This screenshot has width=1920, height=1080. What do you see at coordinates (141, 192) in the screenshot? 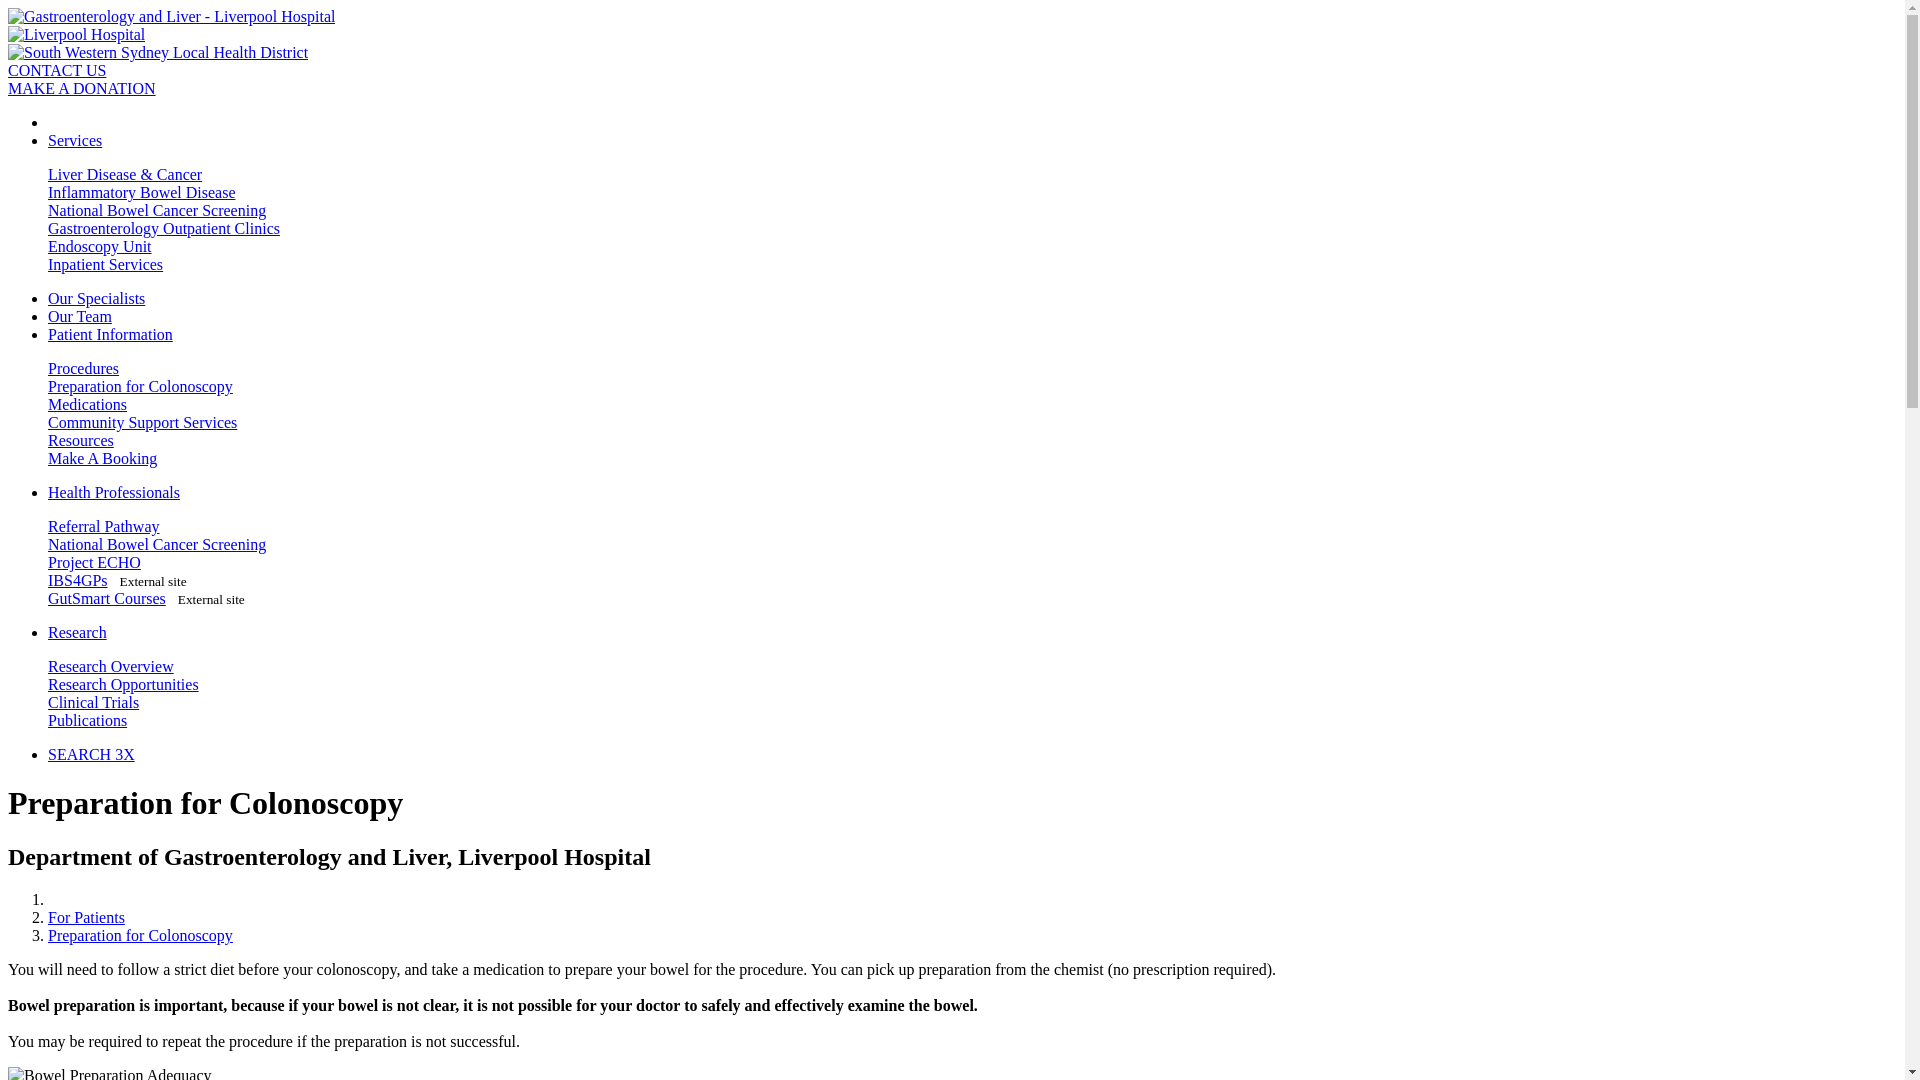
I see `'Inflammatory Bowel Disease'` at bounding box center [141, 192].